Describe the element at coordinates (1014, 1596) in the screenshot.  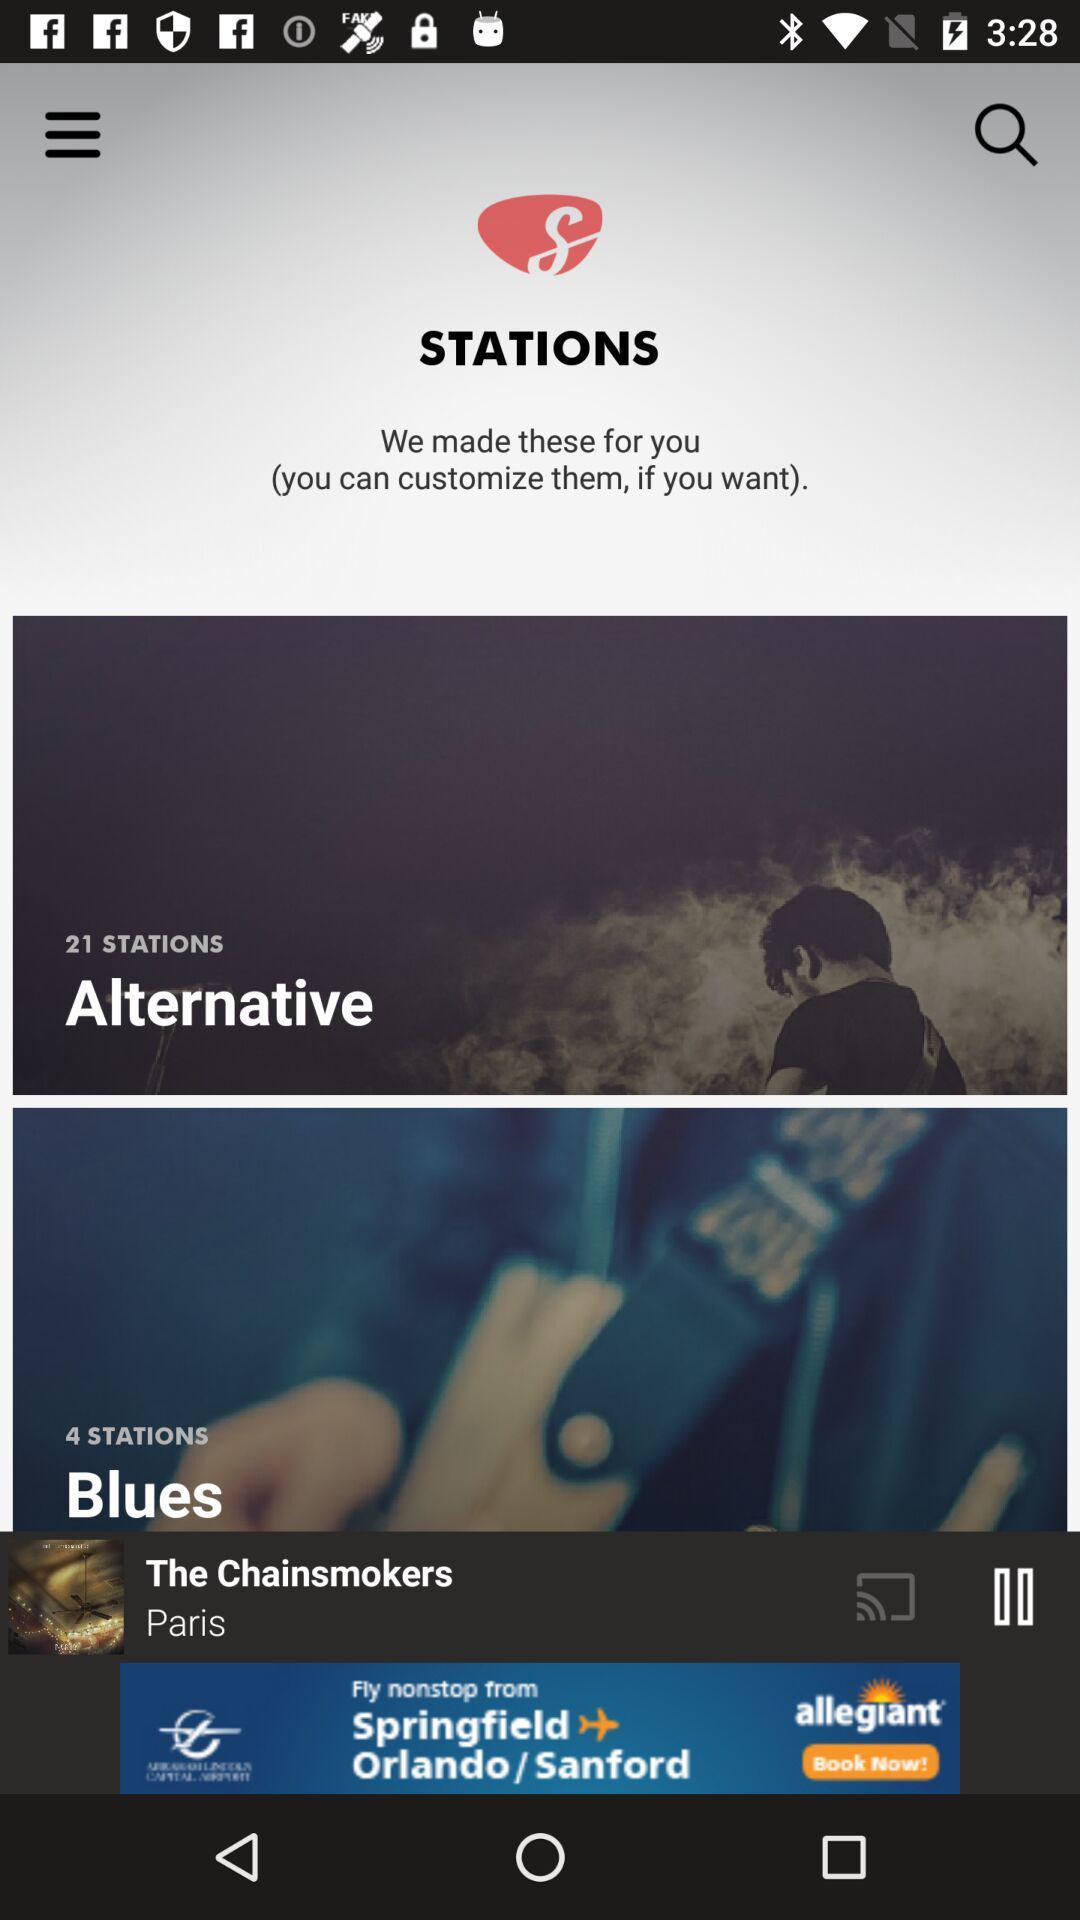
I see `the play button shown on the bottom right corner of the page` at that location.